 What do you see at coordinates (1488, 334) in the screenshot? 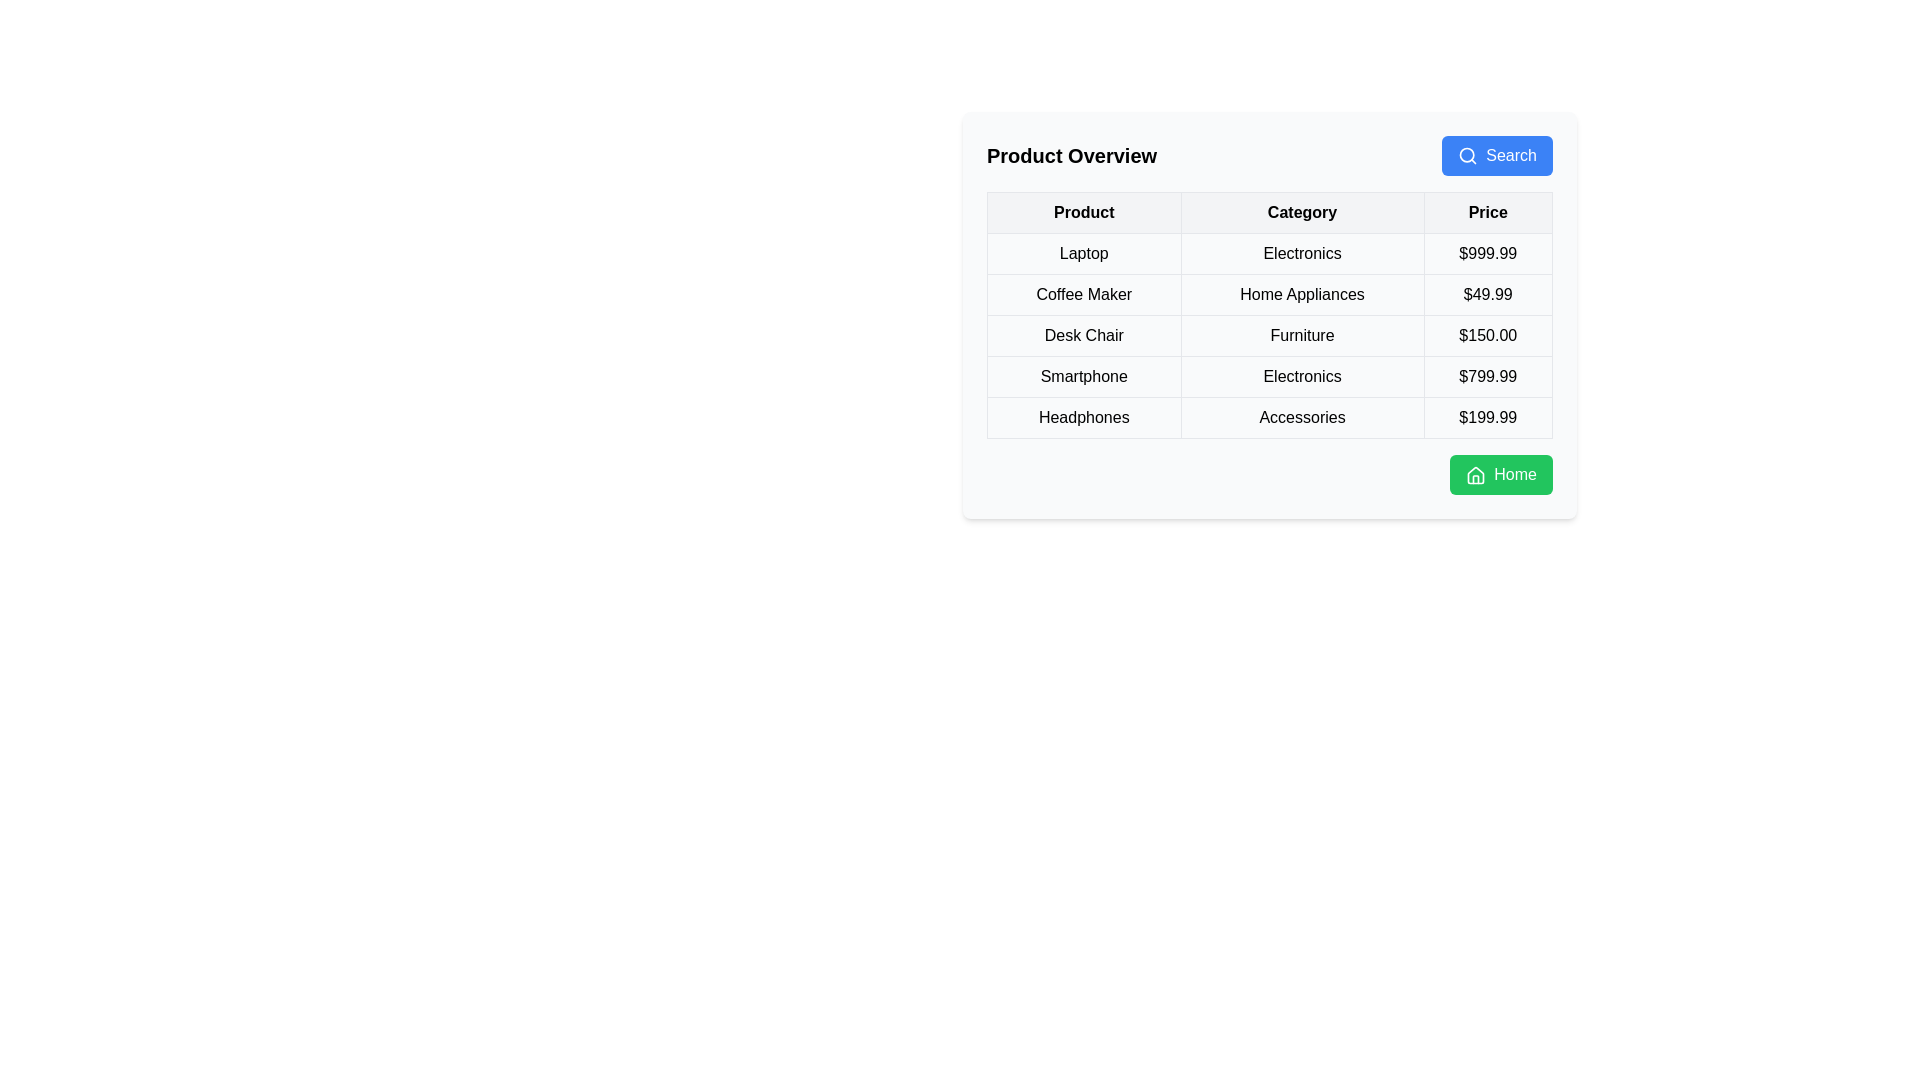
I see `the text label displaying '$150.00' in bold black font, located in the third row and third column of the table under the 'Price' header, which corresponds to the 'Desk Chair' row` at bounding box center [1488, 334].